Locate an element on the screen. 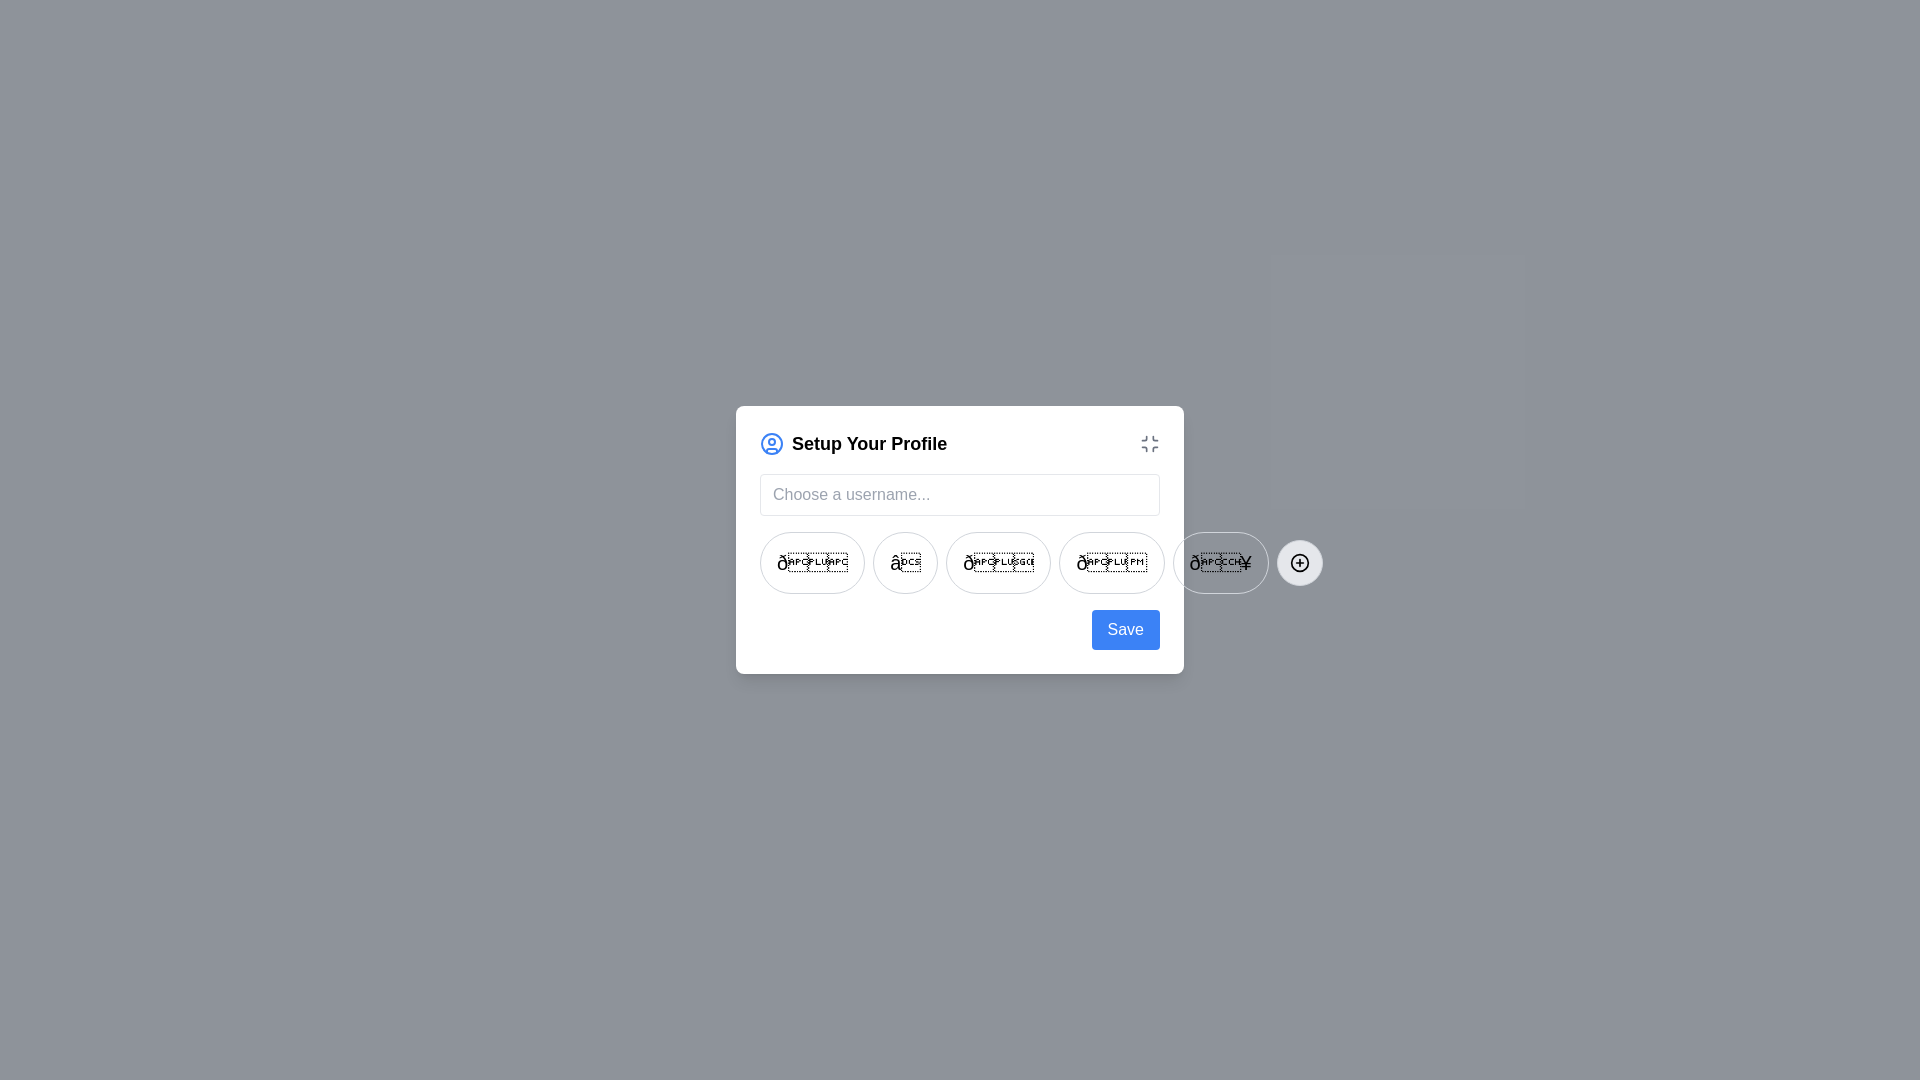 The height and width of the screenshot is (1080, 1920). the first button in a group of selectable options within the modal dialog is located at coordinates (812, 563).